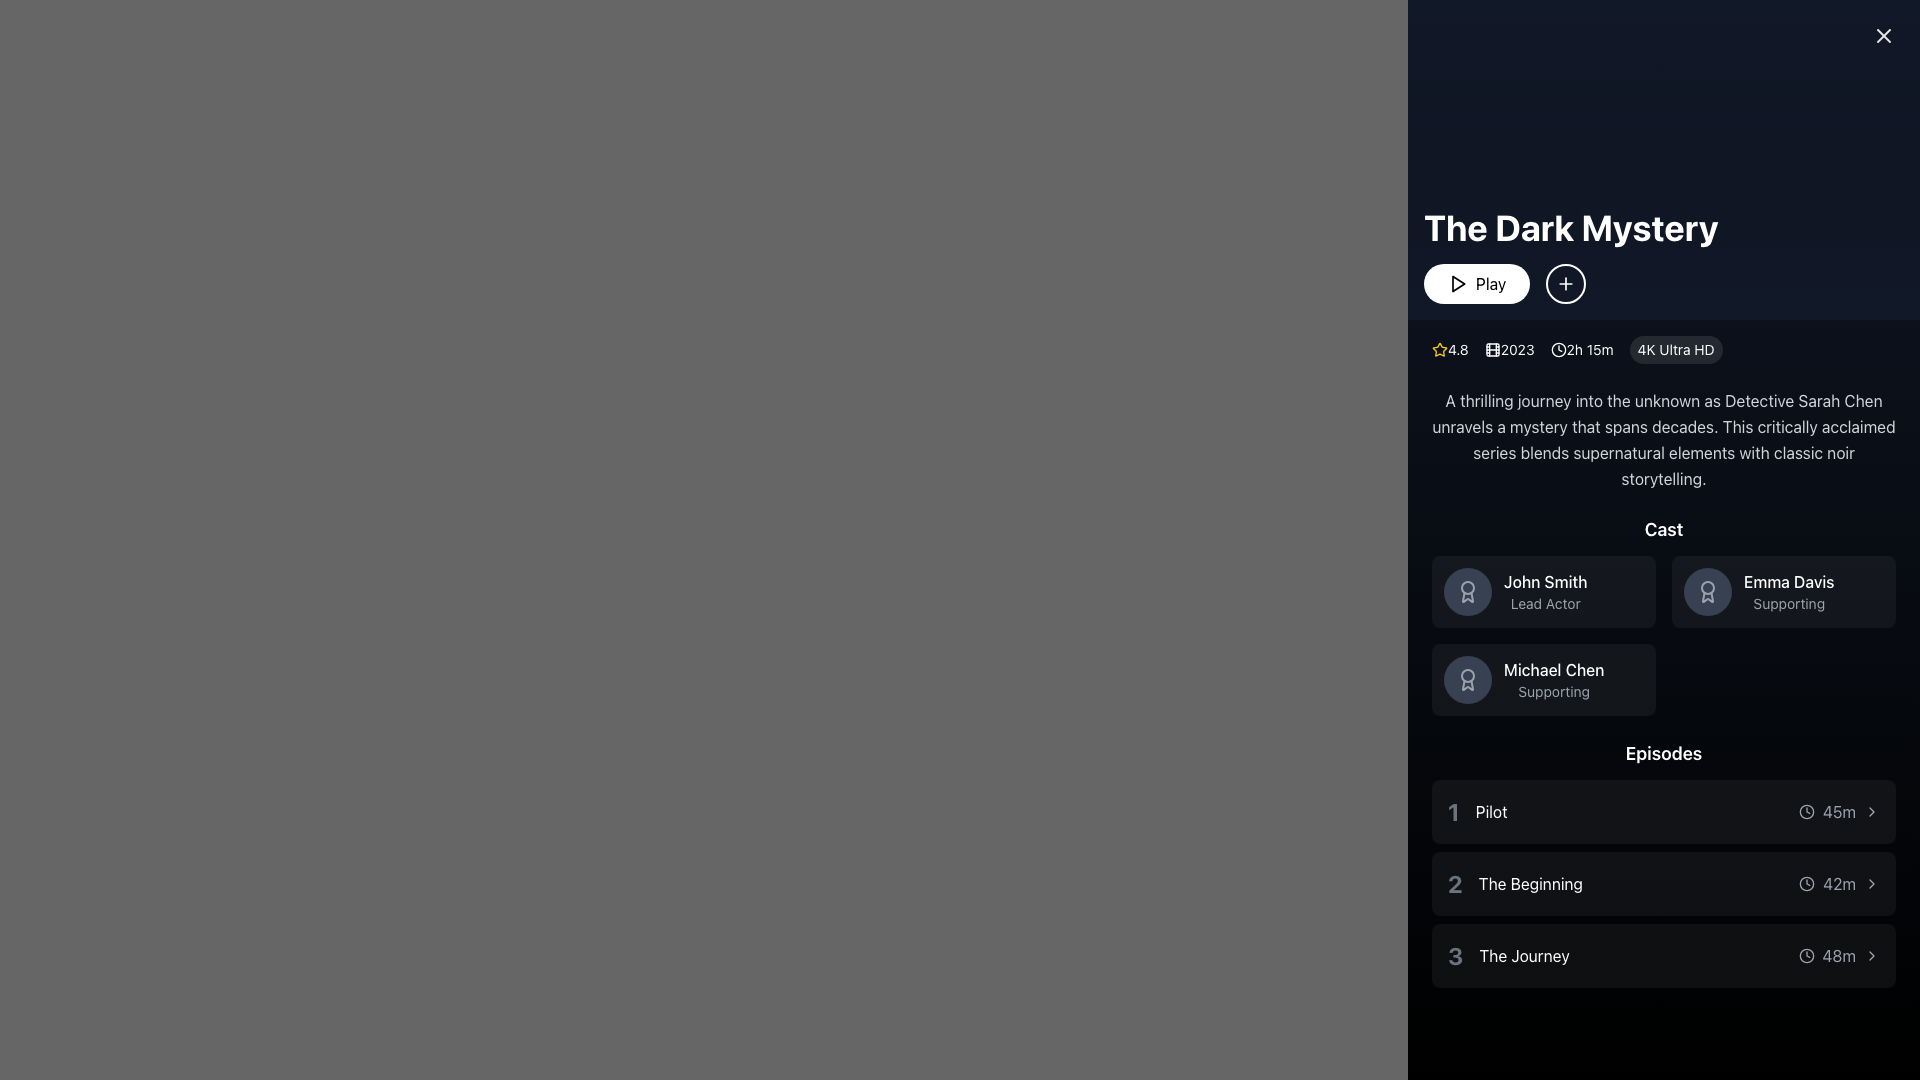 This screenshot has width=1920, height=1080. What do you see at coordinates (1807, 882) in the screenshot?
I see `the clock icon located in the 'Episodes' section, positioned to the left of the duration text ('42m') for the episode titled 'The Beginning'` at bounding box center [1807, 882].